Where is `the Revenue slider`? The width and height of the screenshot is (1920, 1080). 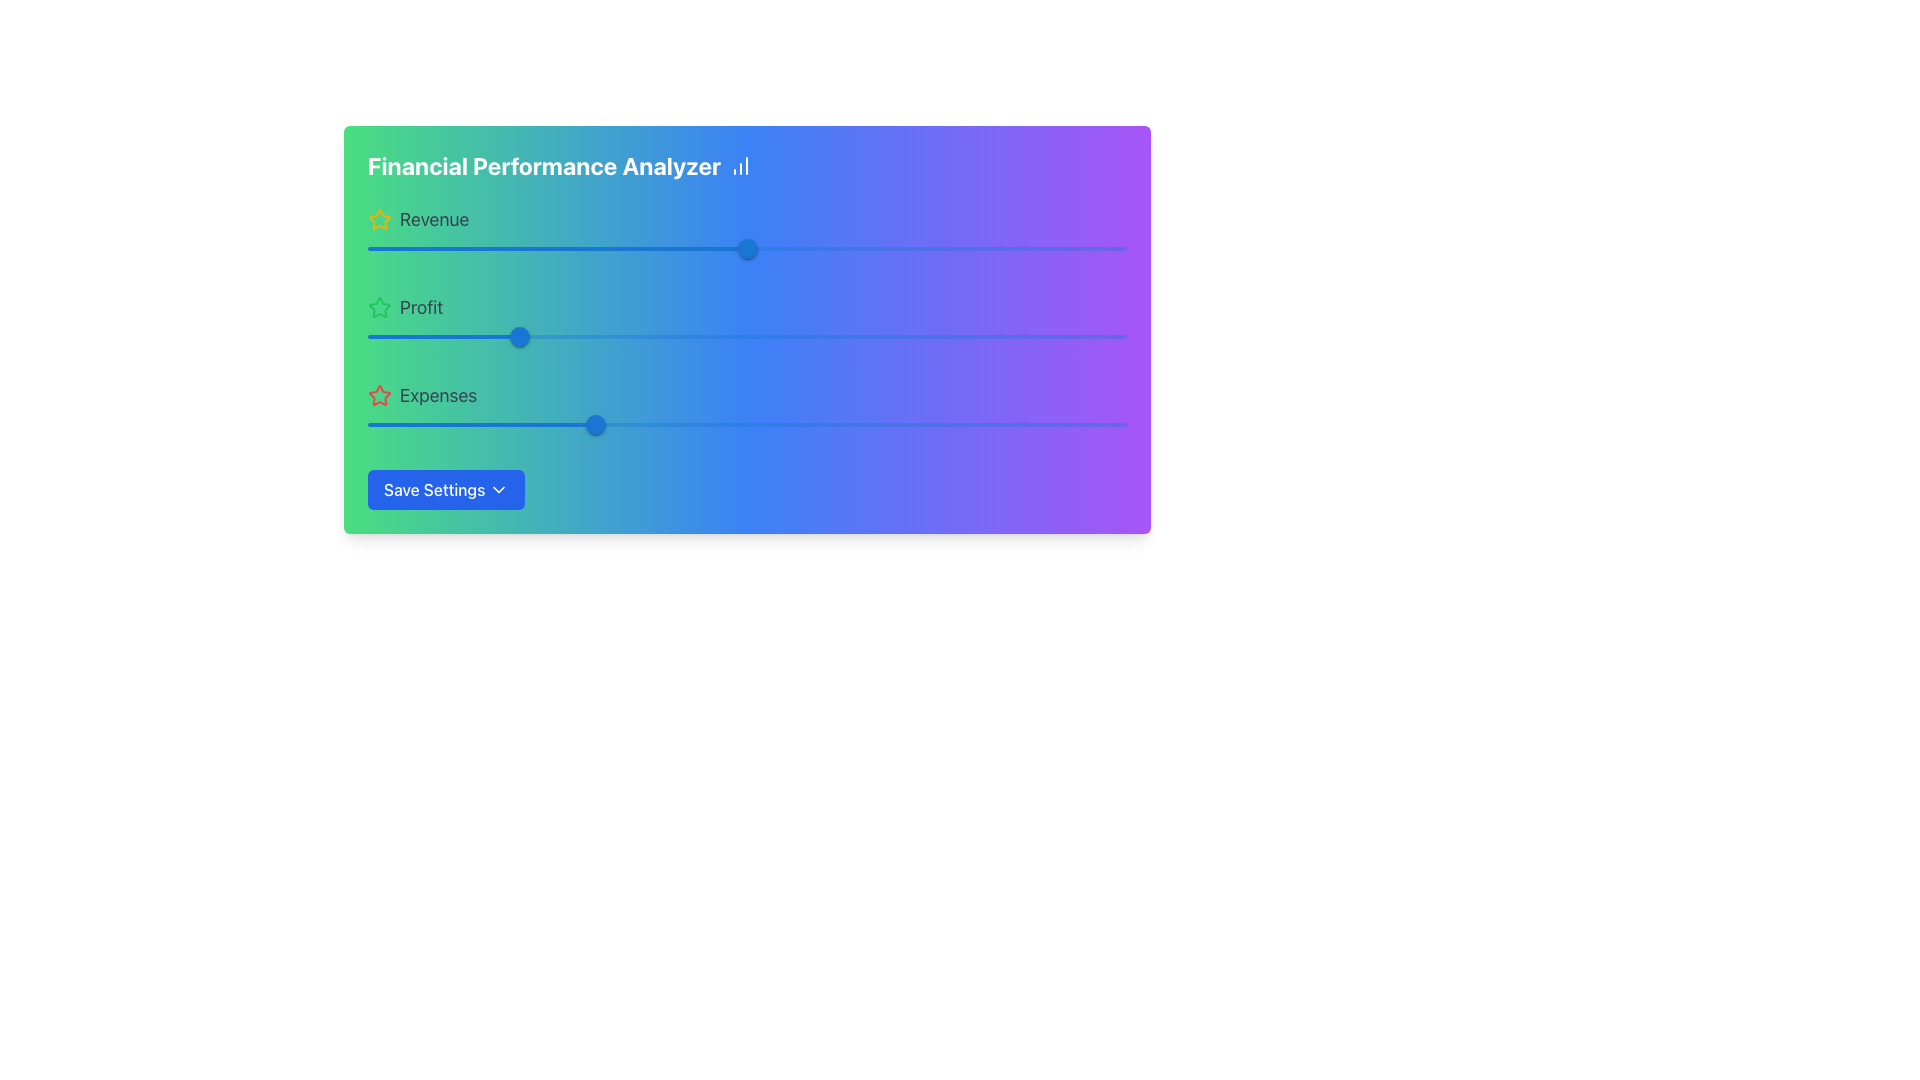 the Revenue slider is located at coordinates (709, 248).